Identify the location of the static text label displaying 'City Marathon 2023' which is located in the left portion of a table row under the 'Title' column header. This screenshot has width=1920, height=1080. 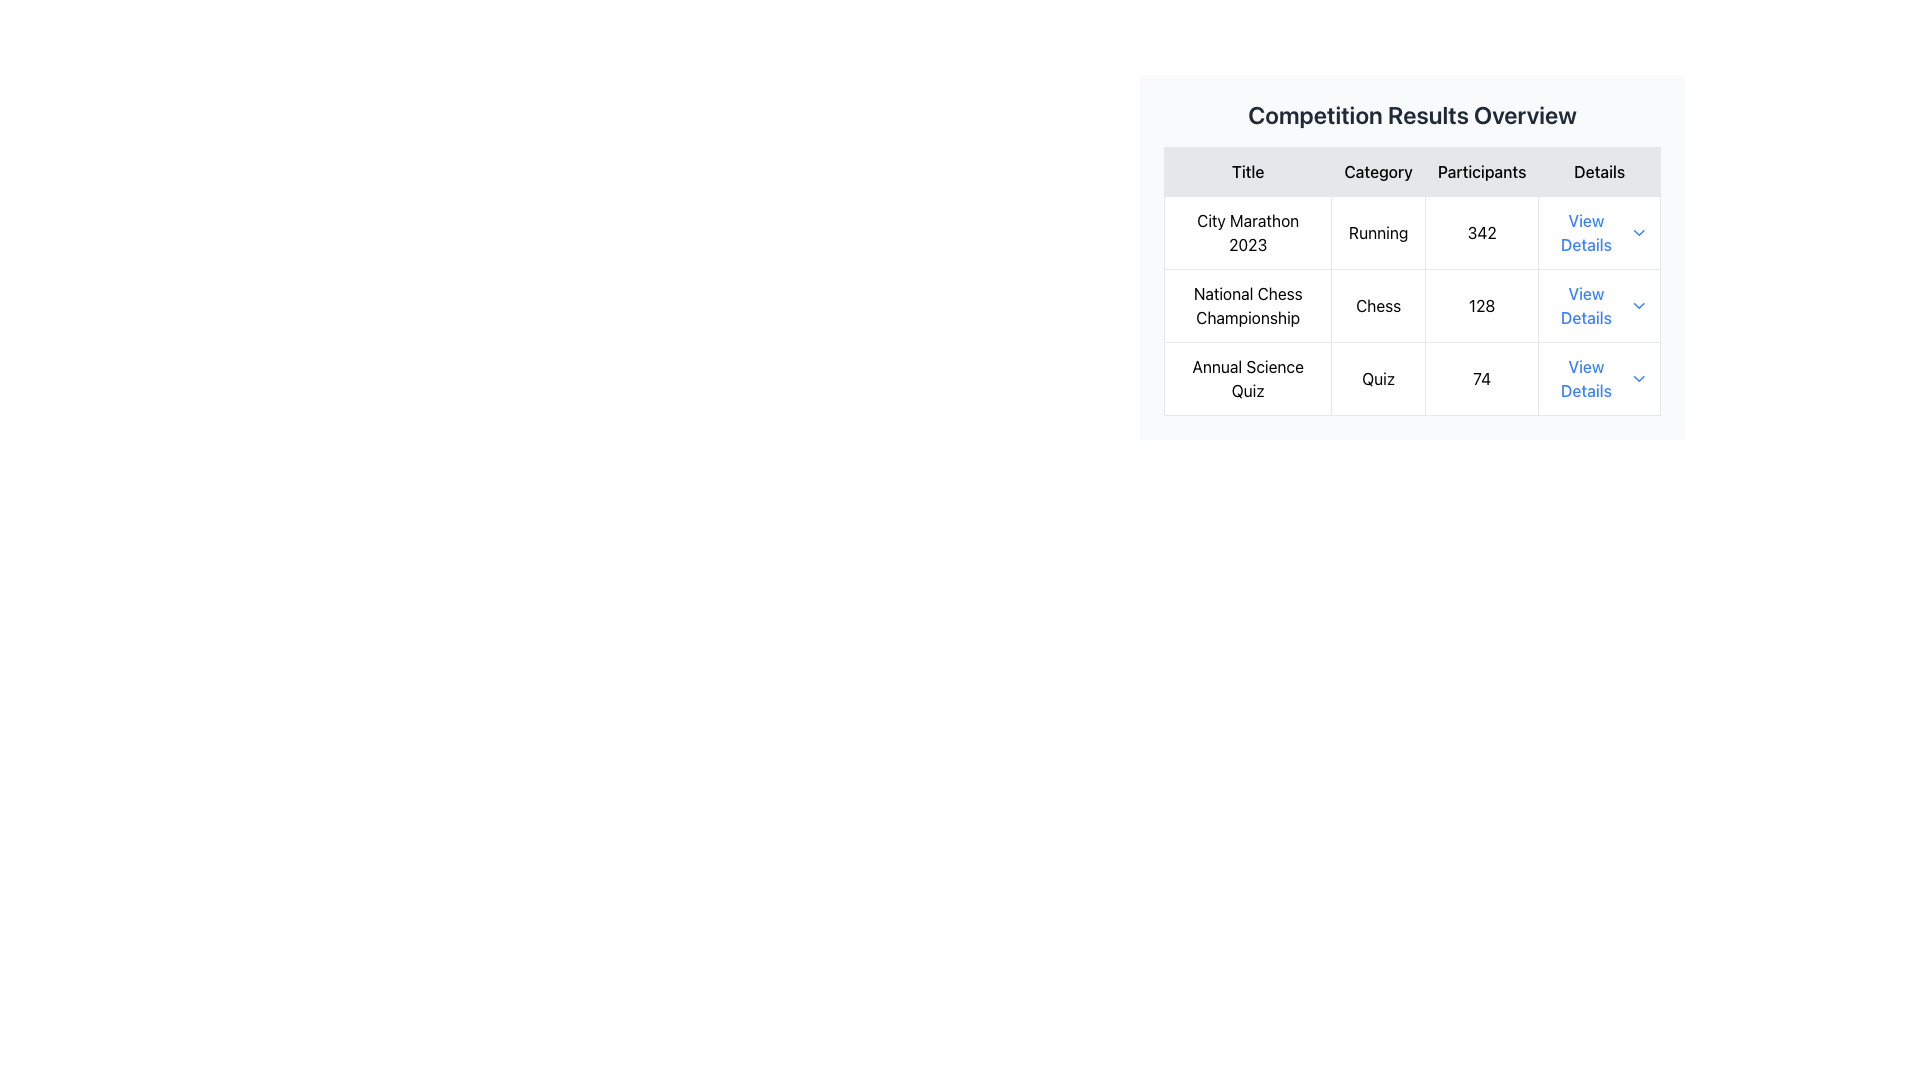
(1247, 231).